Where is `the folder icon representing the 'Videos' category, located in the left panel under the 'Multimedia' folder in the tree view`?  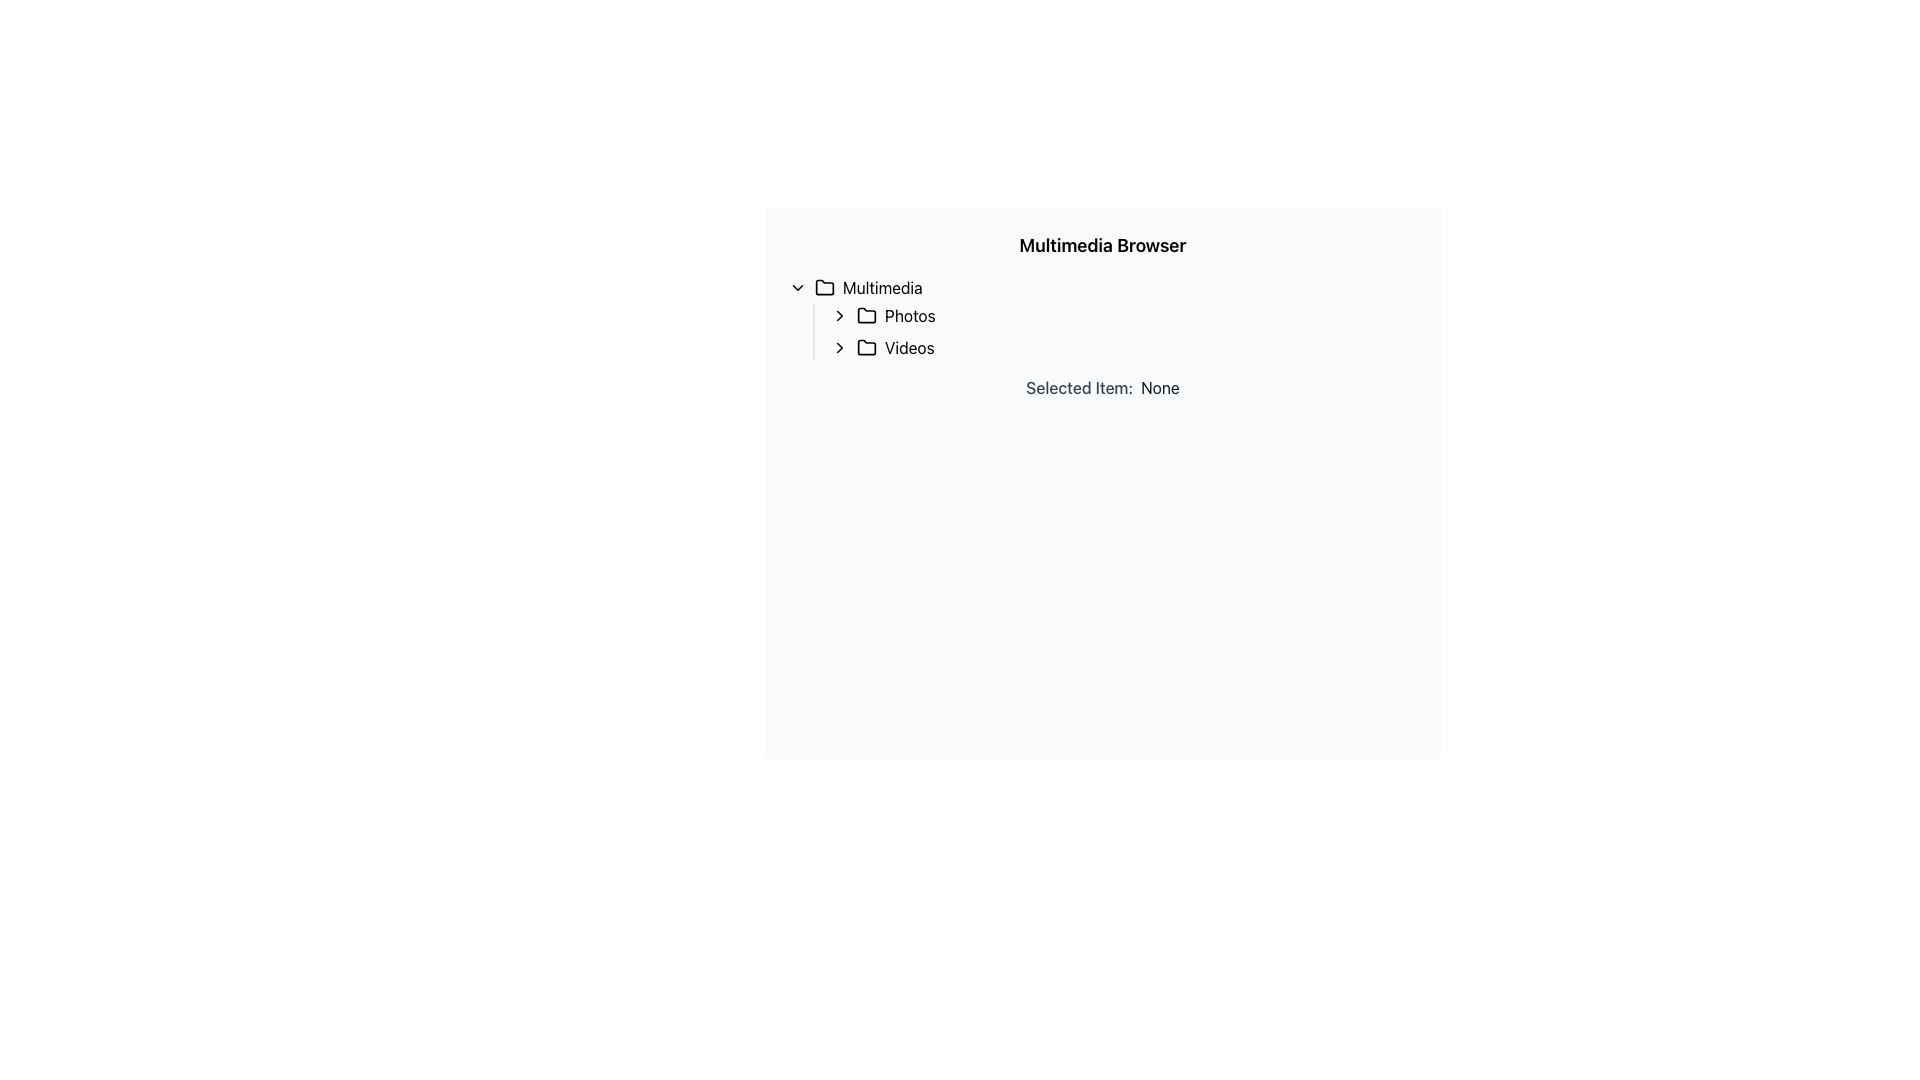 the folder icon representing the 'Videos' category, located in the left panel under the 'Multimedia' folder in the tree view is located at coordinates (867, 346).